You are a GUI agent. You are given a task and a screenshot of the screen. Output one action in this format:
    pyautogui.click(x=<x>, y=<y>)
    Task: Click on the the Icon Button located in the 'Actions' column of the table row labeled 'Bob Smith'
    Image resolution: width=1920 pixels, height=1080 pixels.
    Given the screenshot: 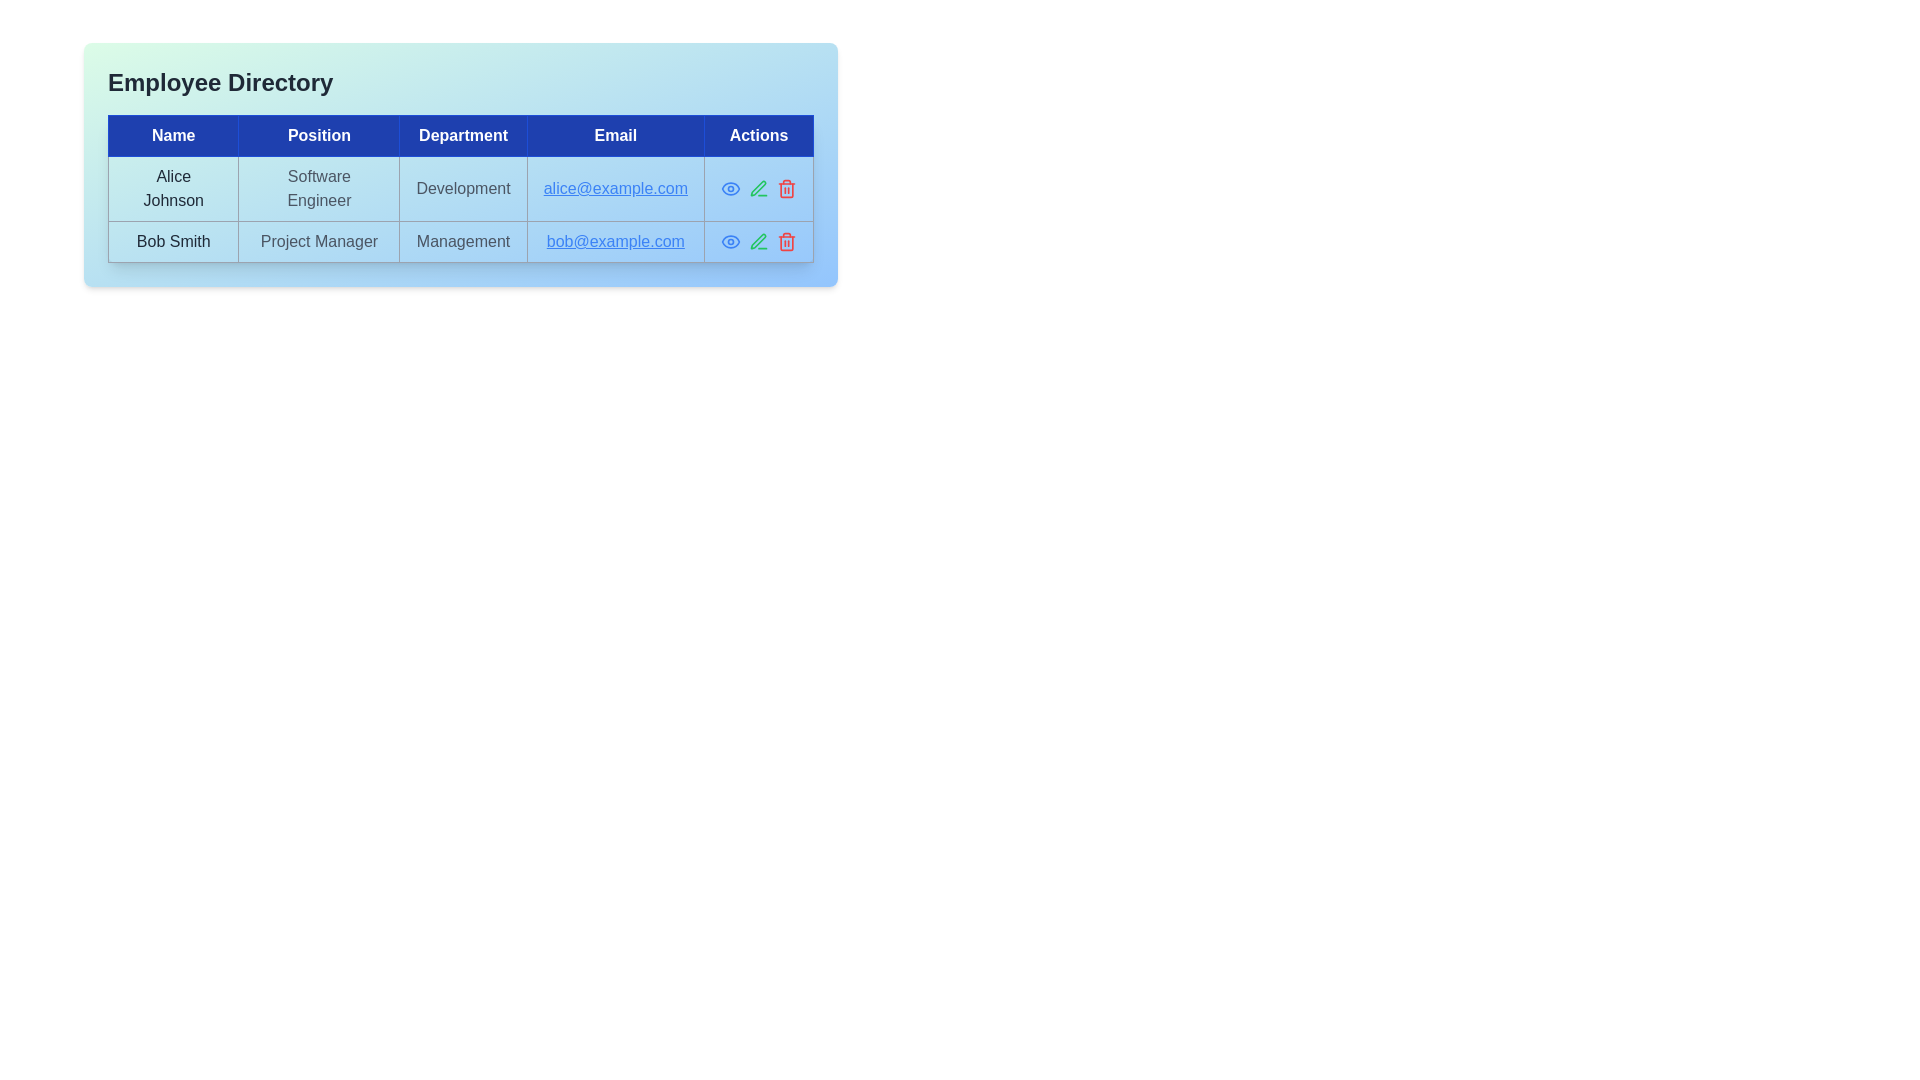 What is the action you would take?
    pyautogui.click(x=757, y=241)
    